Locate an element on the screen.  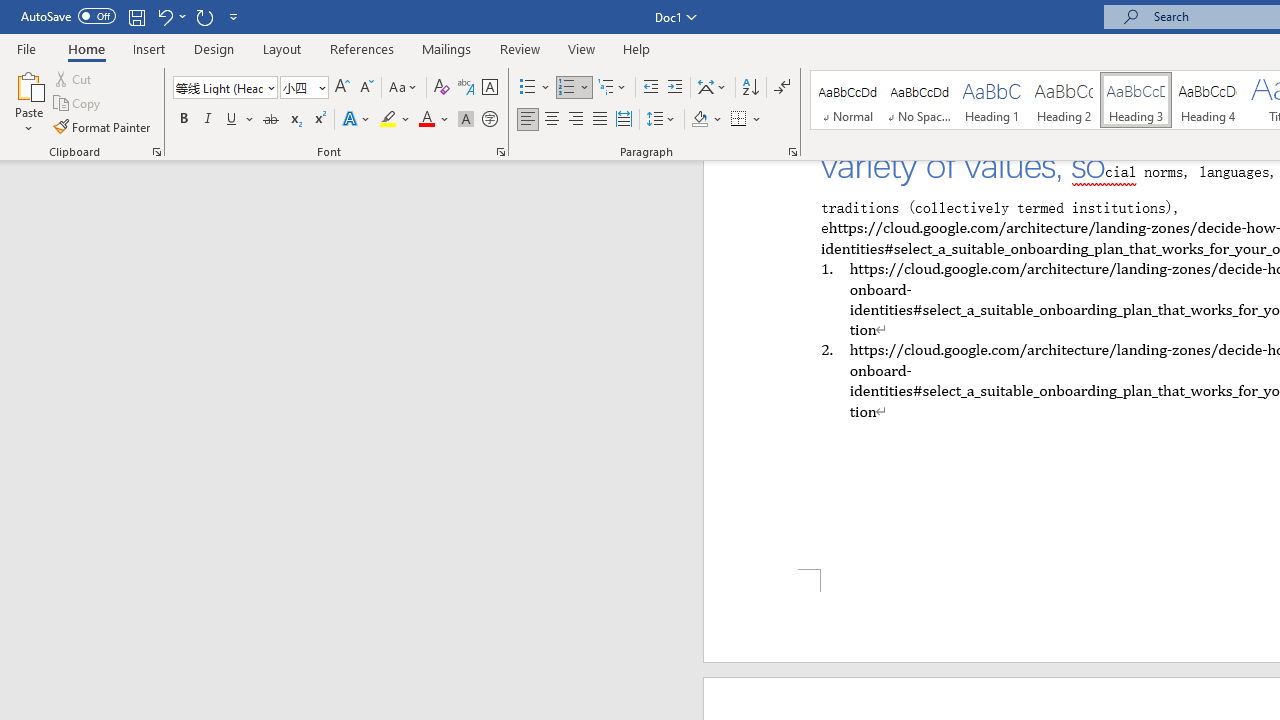
'Italic' is located at coordinates (208, 119).